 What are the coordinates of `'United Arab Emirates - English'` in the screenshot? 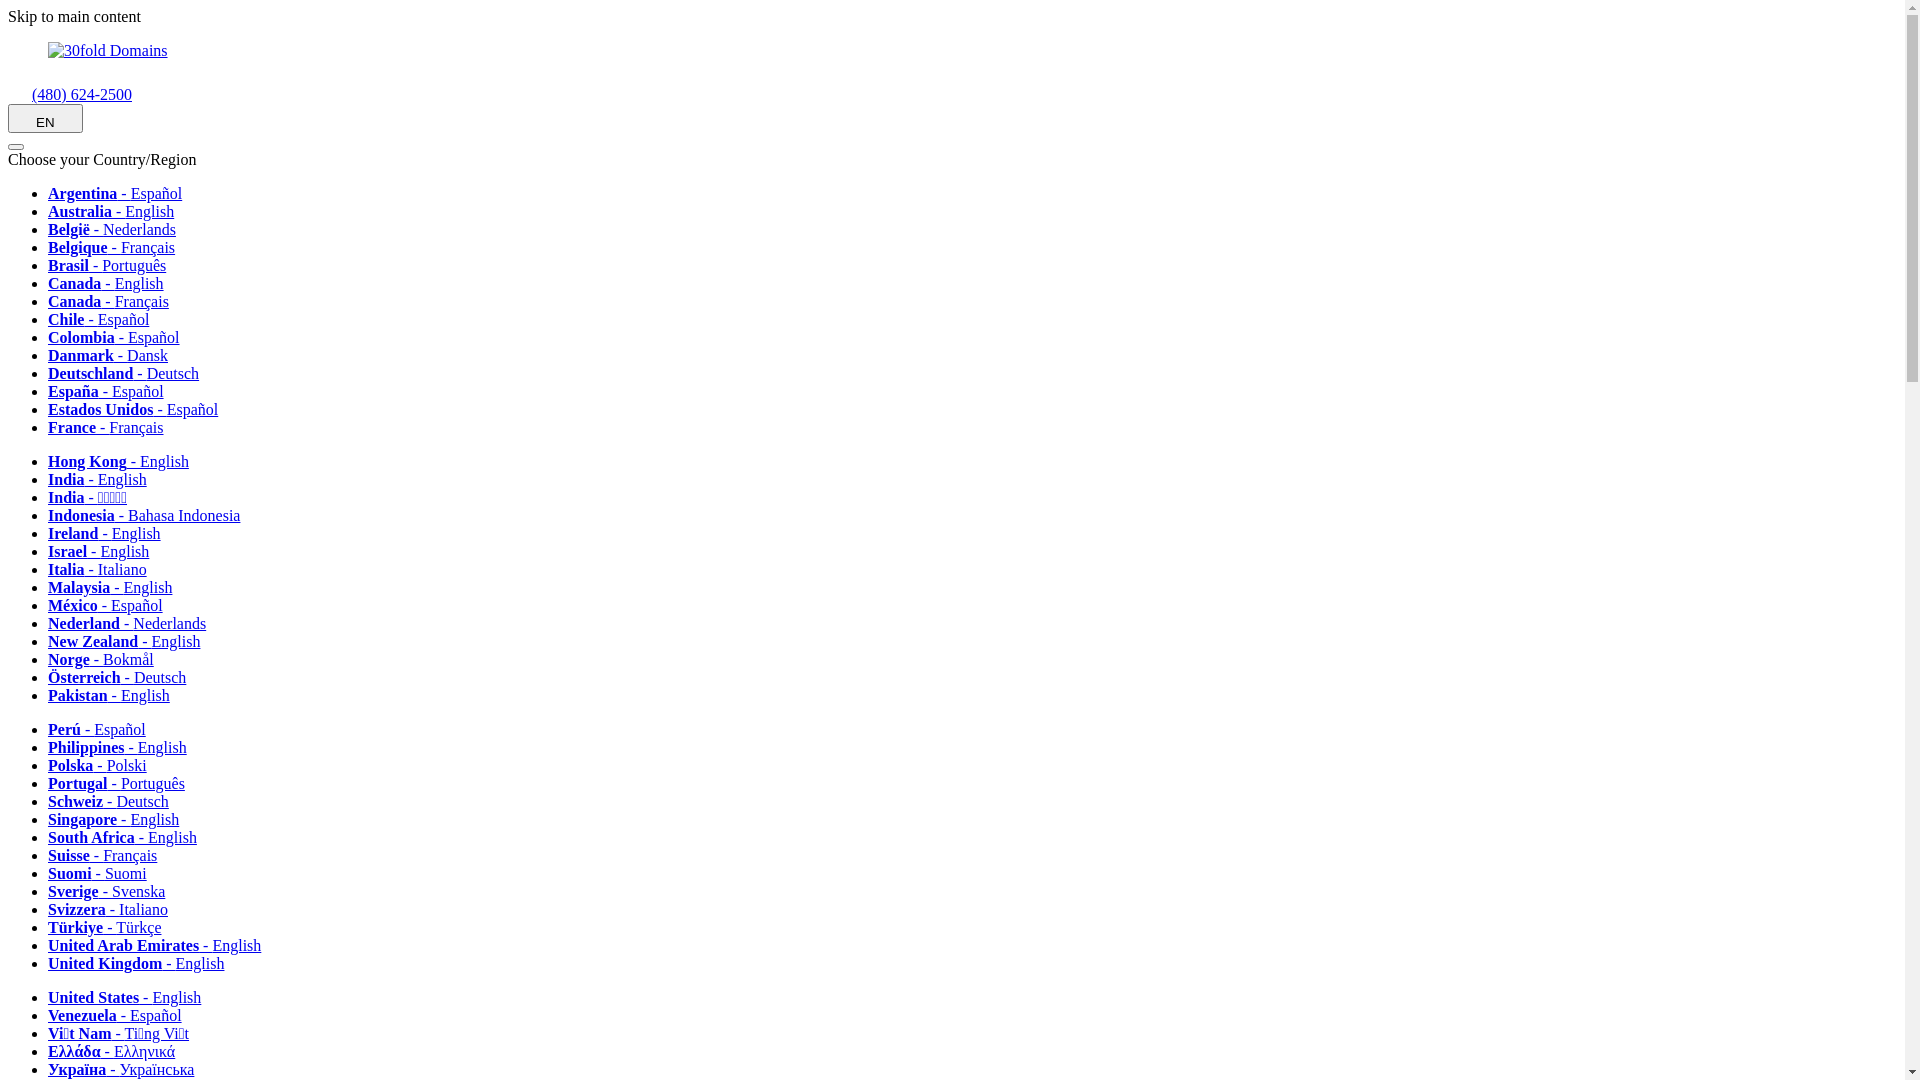 It's located at (161, 945).